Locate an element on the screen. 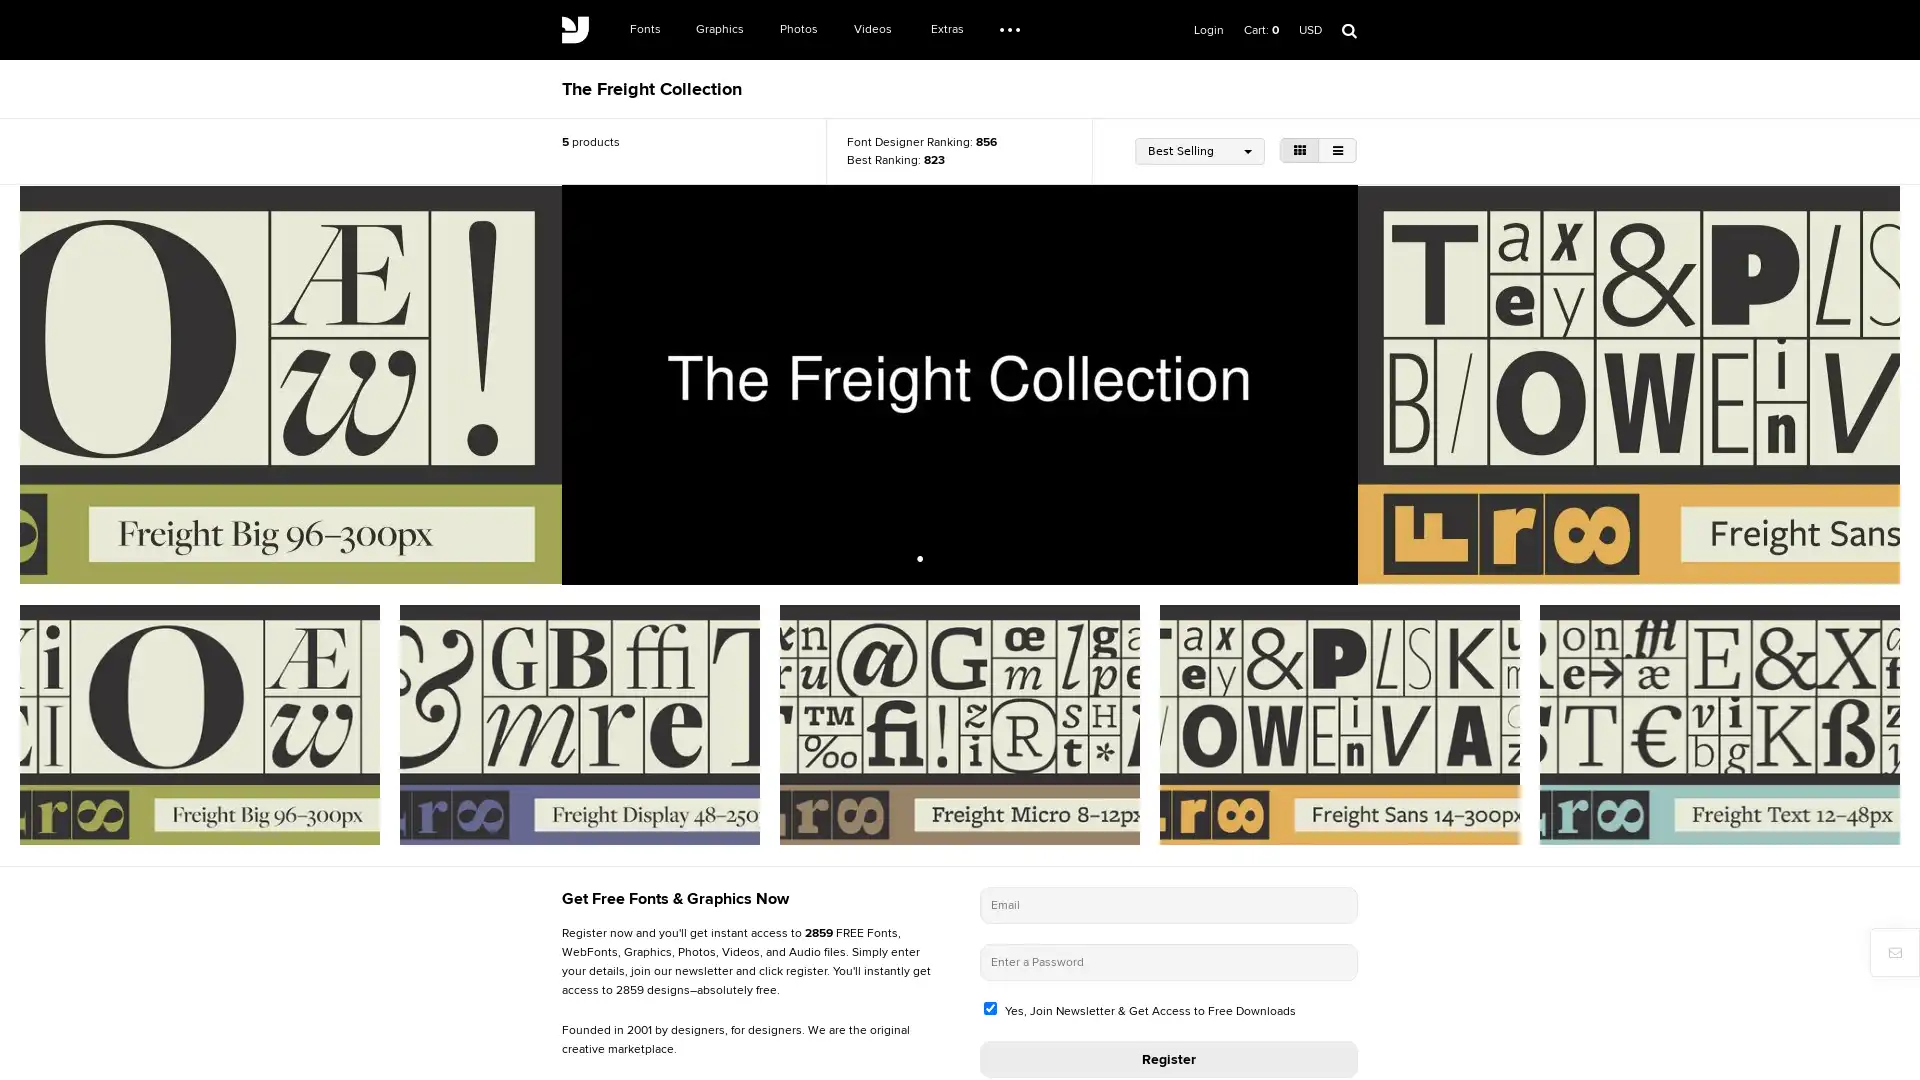 The image size is (1920, 1080). Best Selling is located at coordinates (1200, 150).